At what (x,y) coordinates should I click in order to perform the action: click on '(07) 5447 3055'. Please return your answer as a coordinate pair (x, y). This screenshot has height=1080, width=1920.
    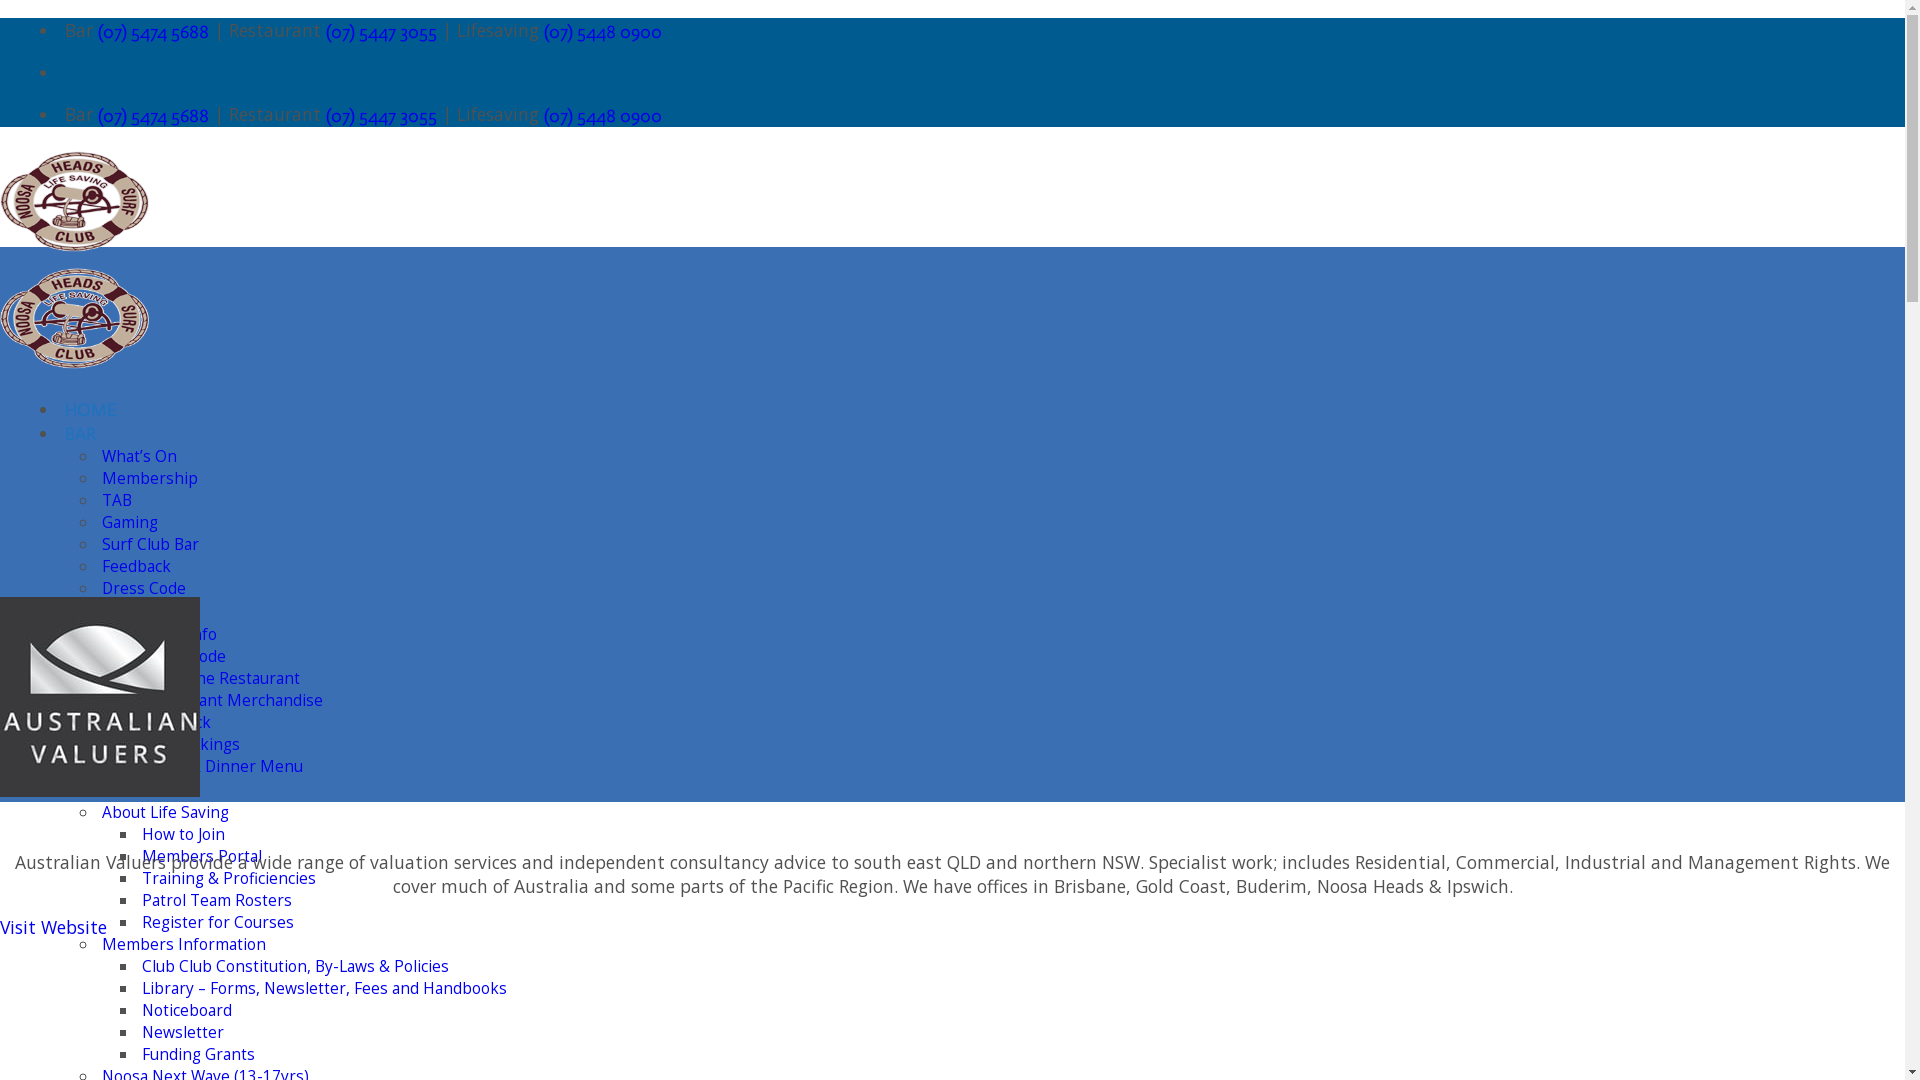
    Looking at the image, I should click on (381, 115).